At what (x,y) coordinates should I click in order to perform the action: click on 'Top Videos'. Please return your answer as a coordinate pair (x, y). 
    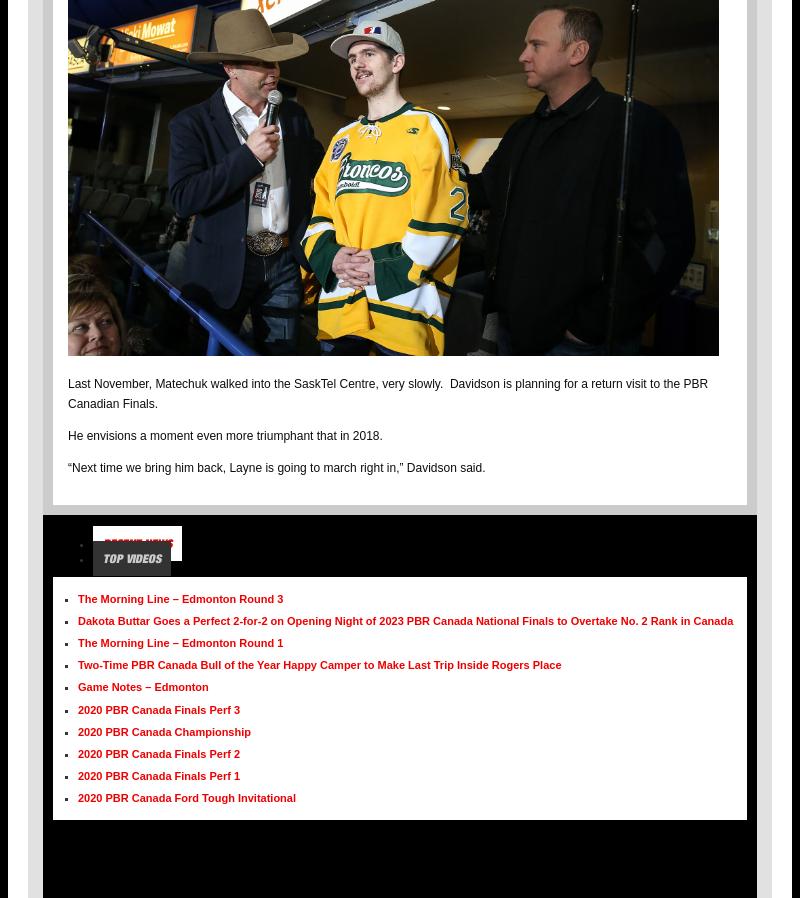
    Looking at the image, I should click on (131, 556).